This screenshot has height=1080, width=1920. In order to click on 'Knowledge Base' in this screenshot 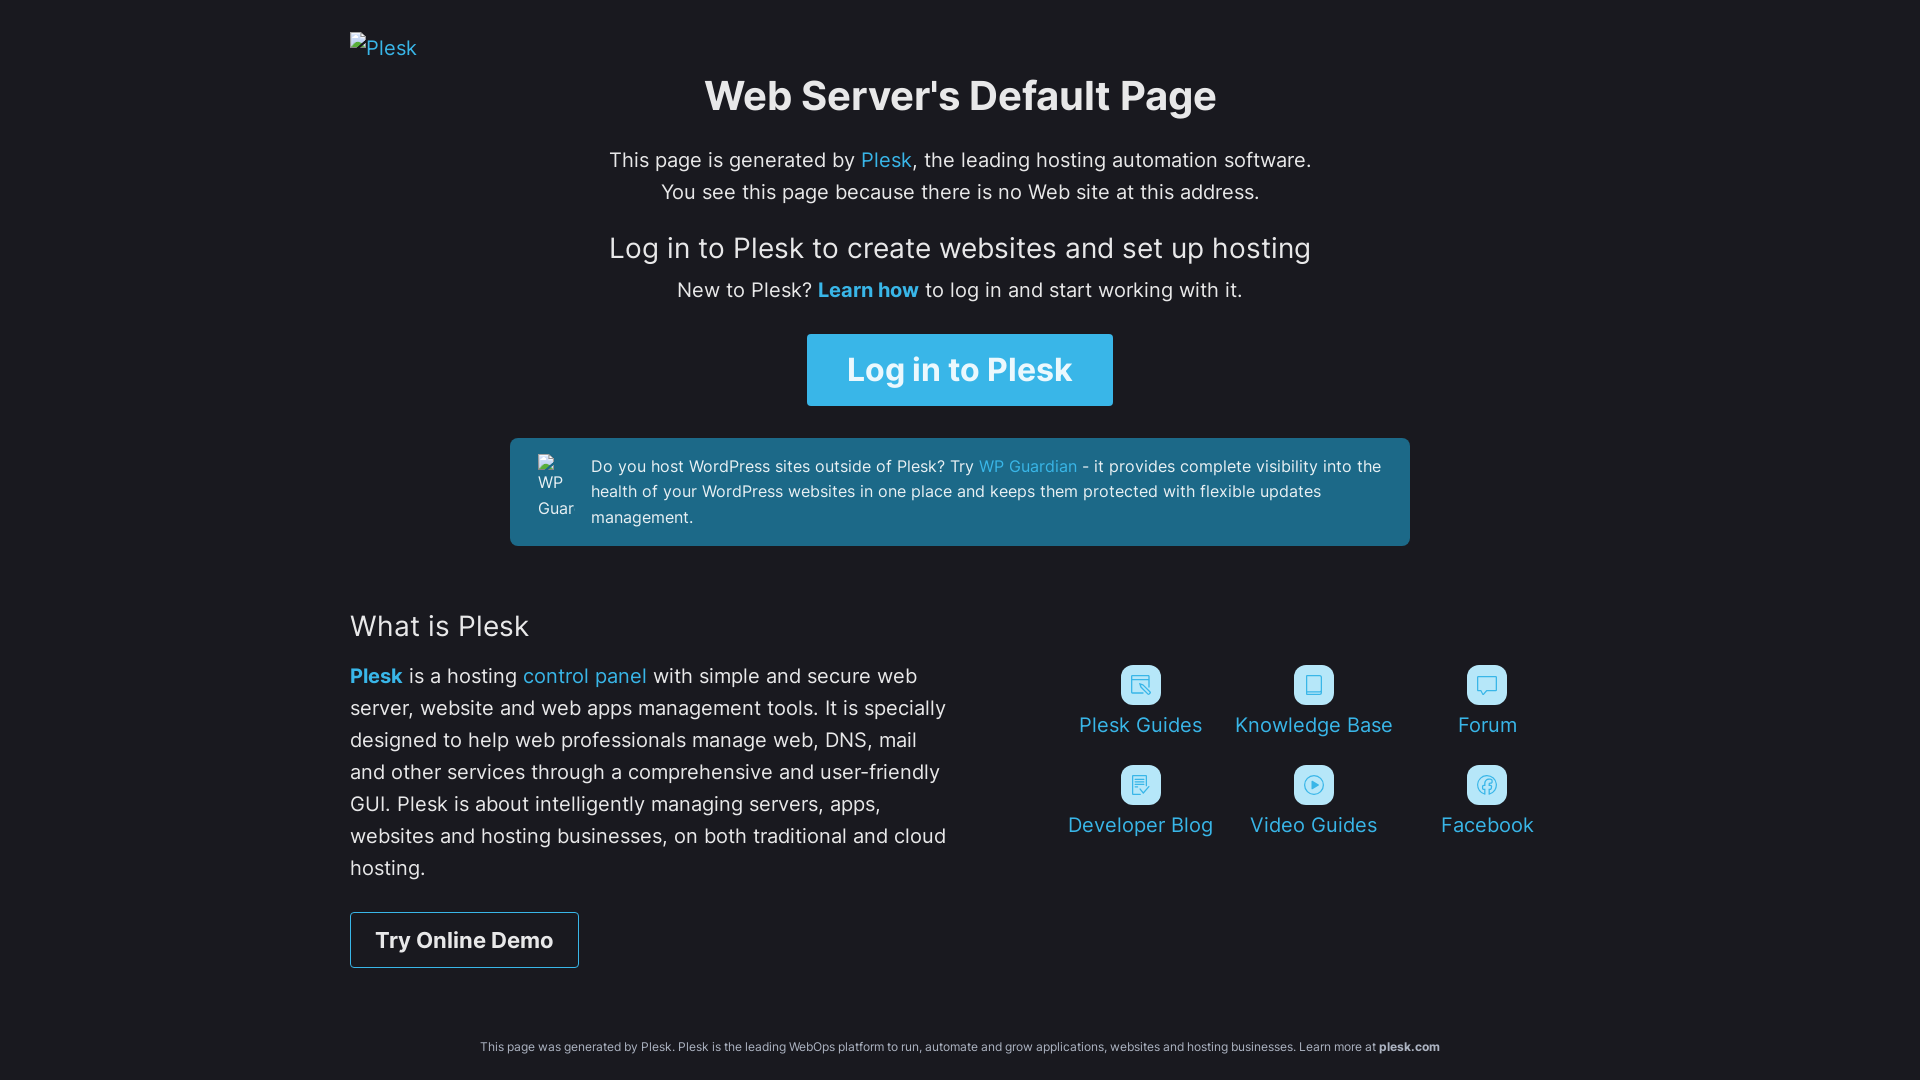, I will do `click(1313, 700)`.